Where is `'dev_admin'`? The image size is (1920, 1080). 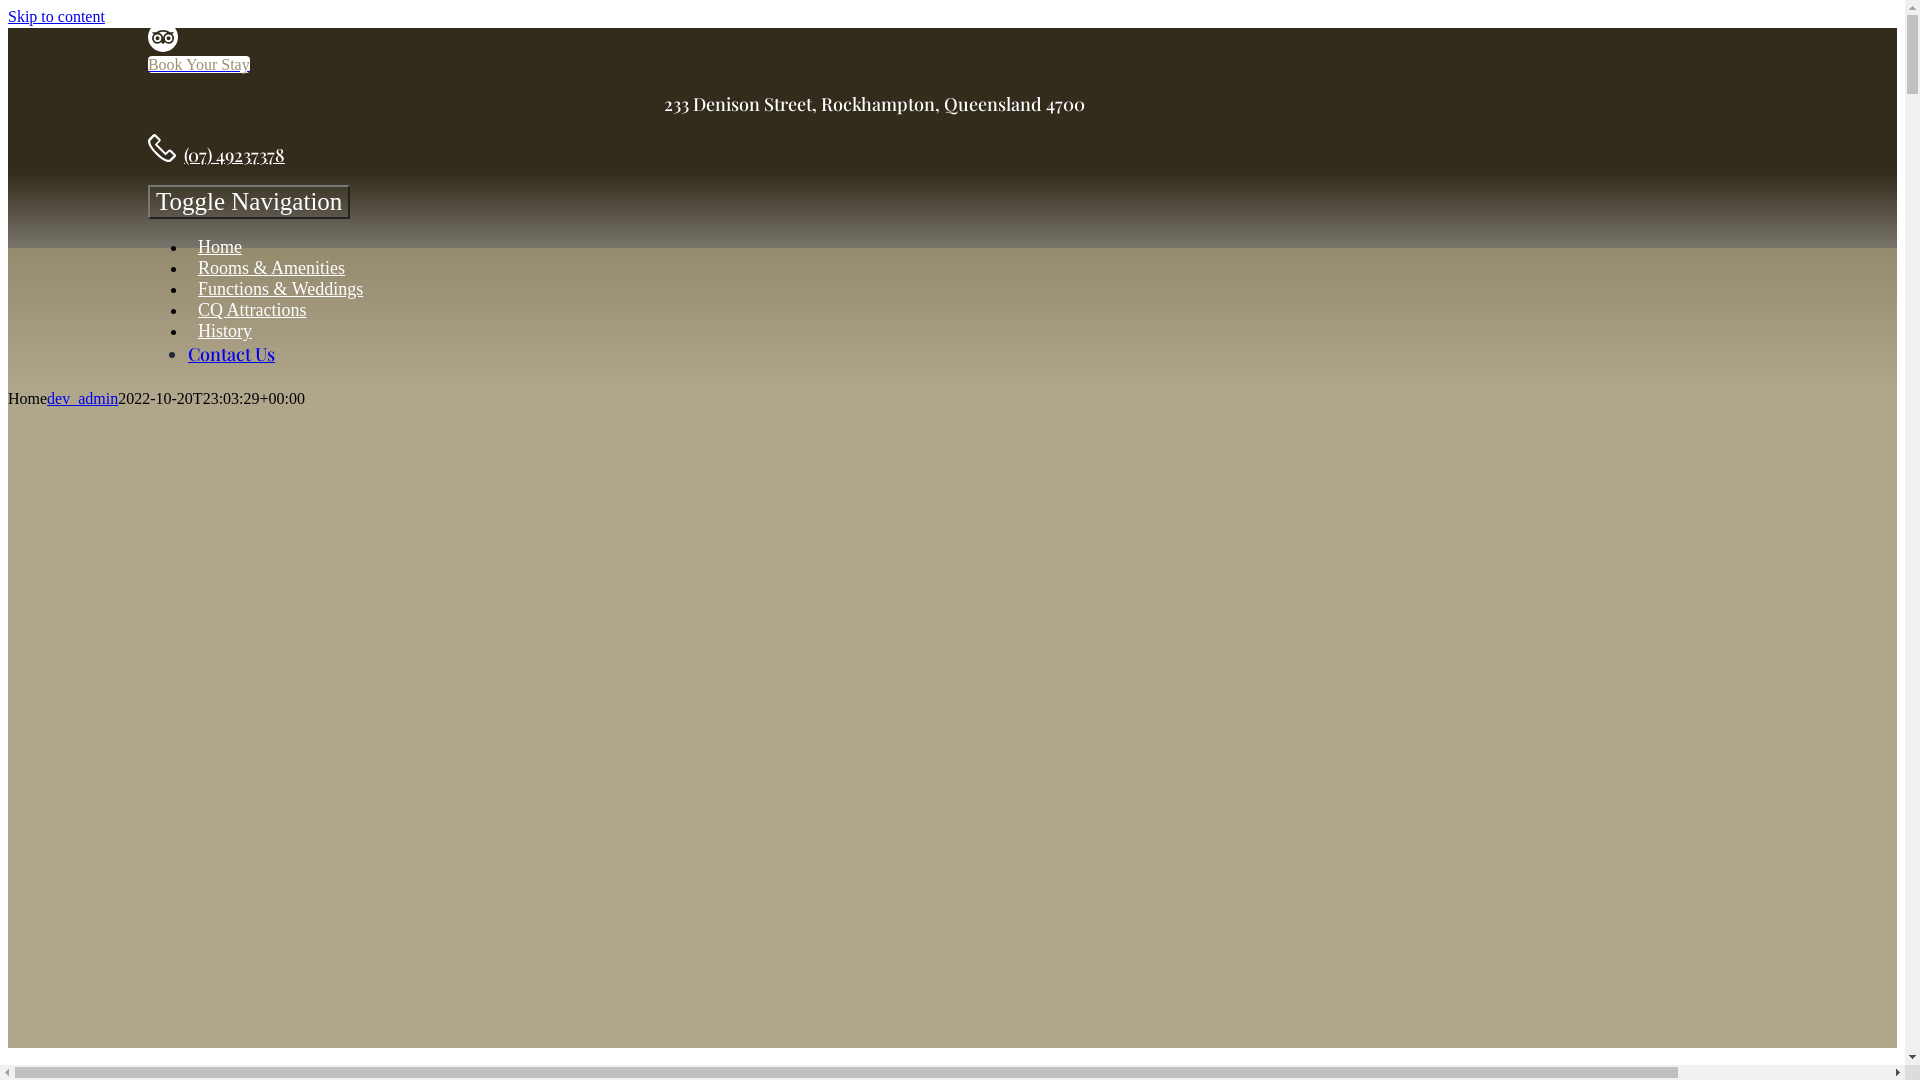
'dev_admin' is located at coordinates (81, 398).